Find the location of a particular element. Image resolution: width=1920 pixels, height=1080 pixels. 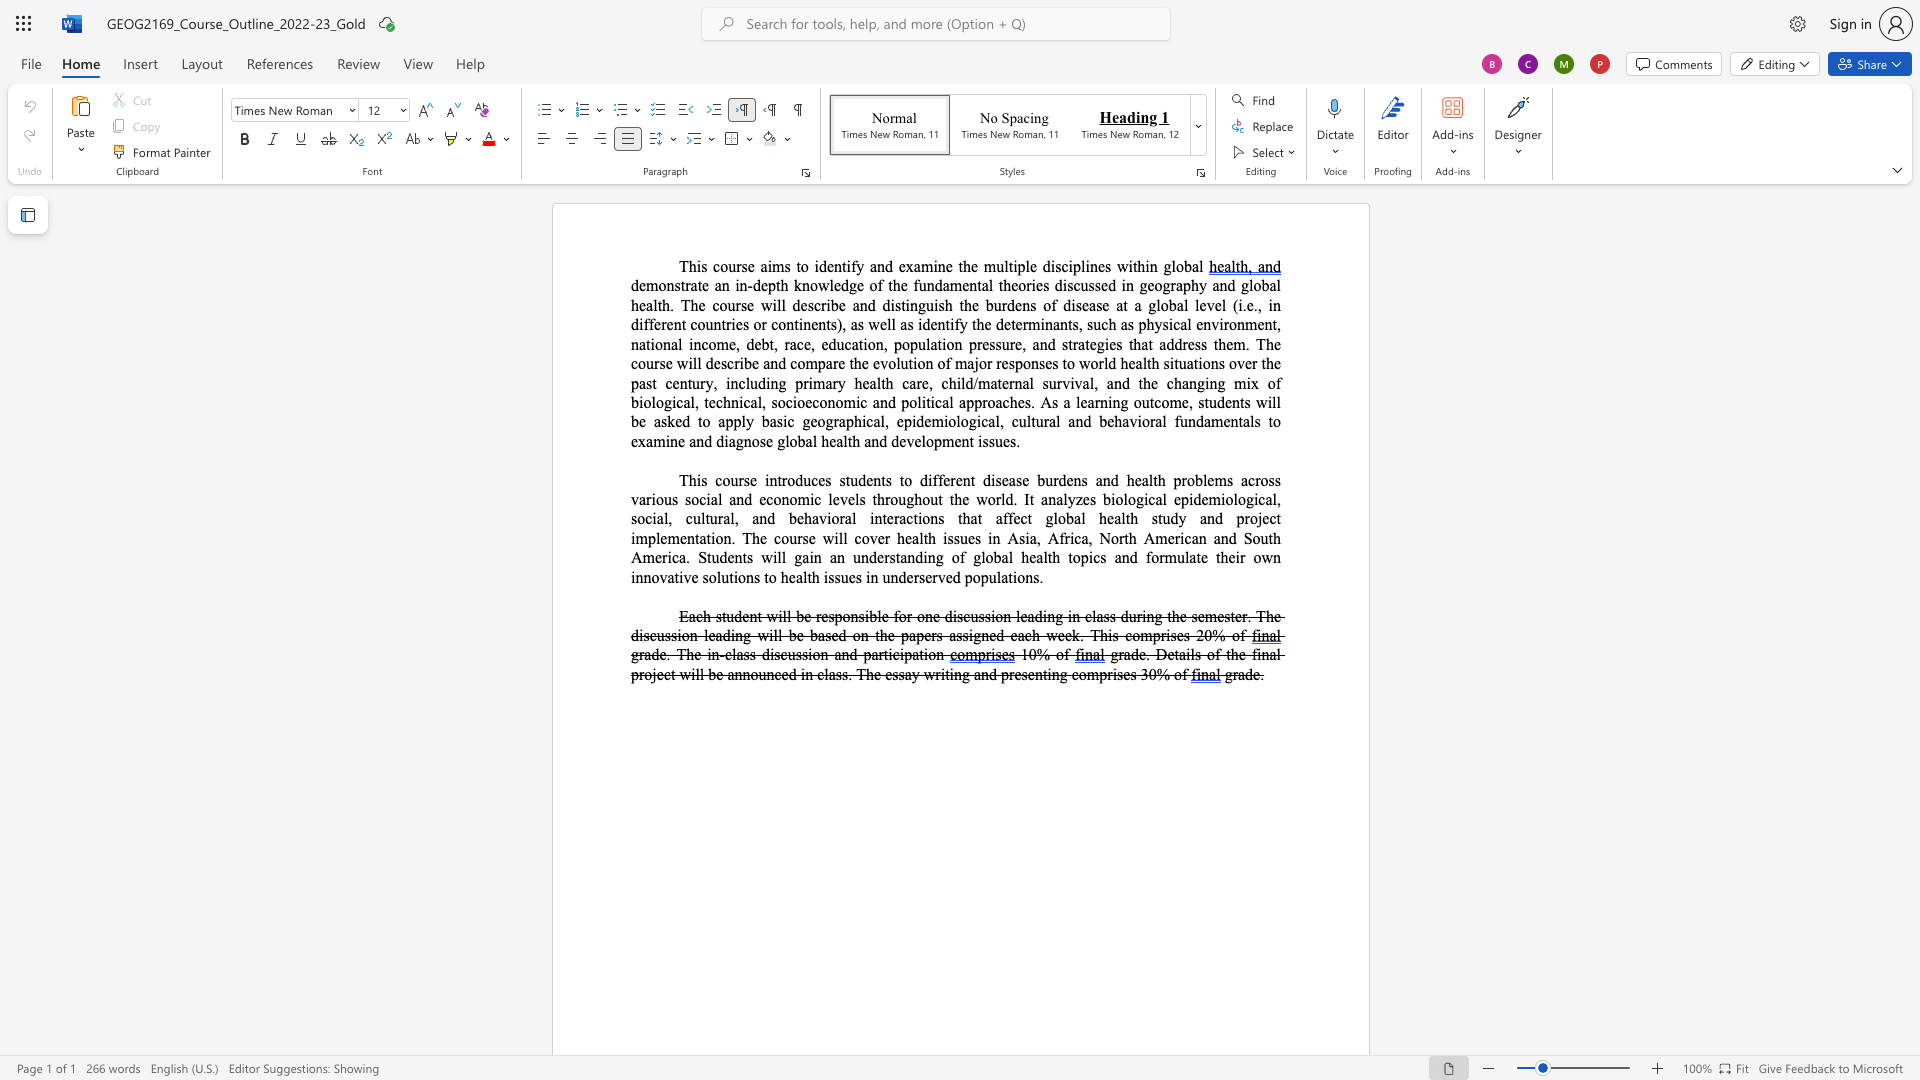

the space between the continuous character "c" and "r" in the text is located at coordinates (1253, 480).